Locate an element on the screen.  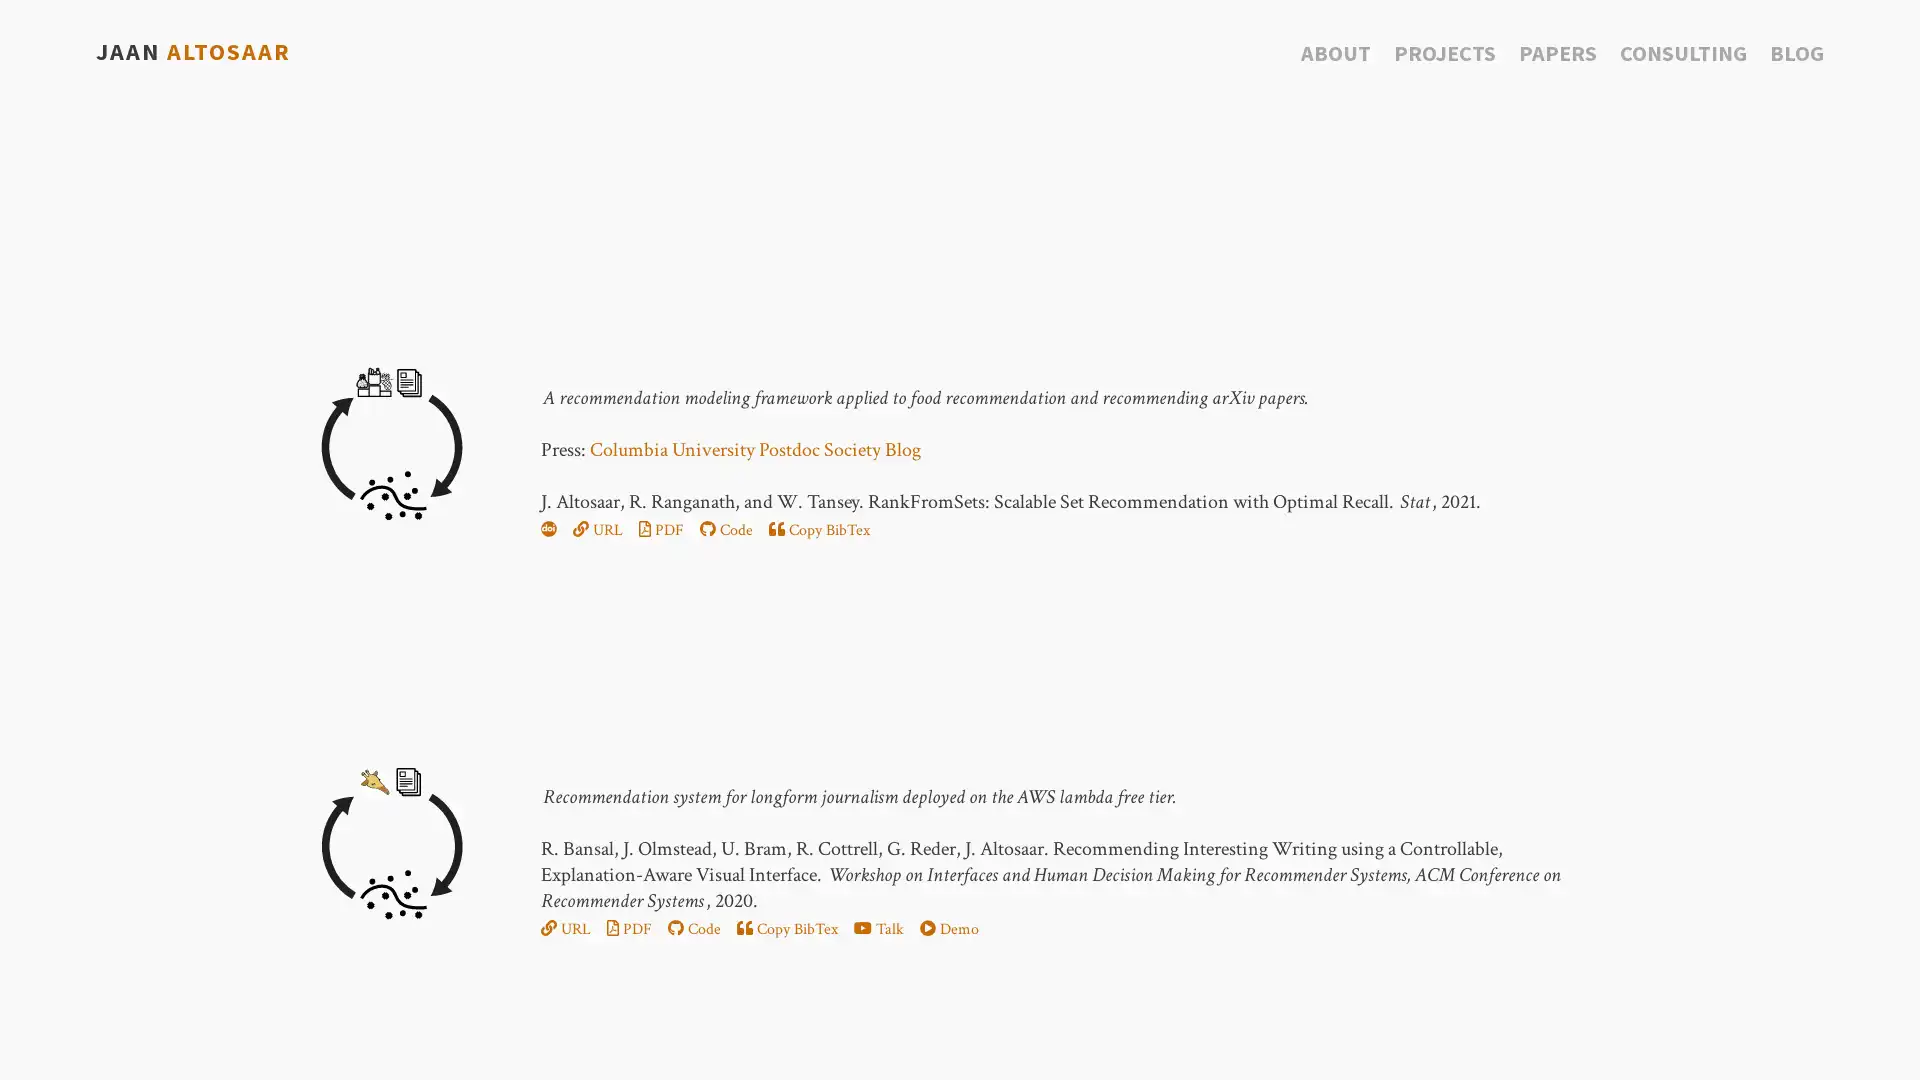
Copy BibTex is located at coordinates (818, 530).